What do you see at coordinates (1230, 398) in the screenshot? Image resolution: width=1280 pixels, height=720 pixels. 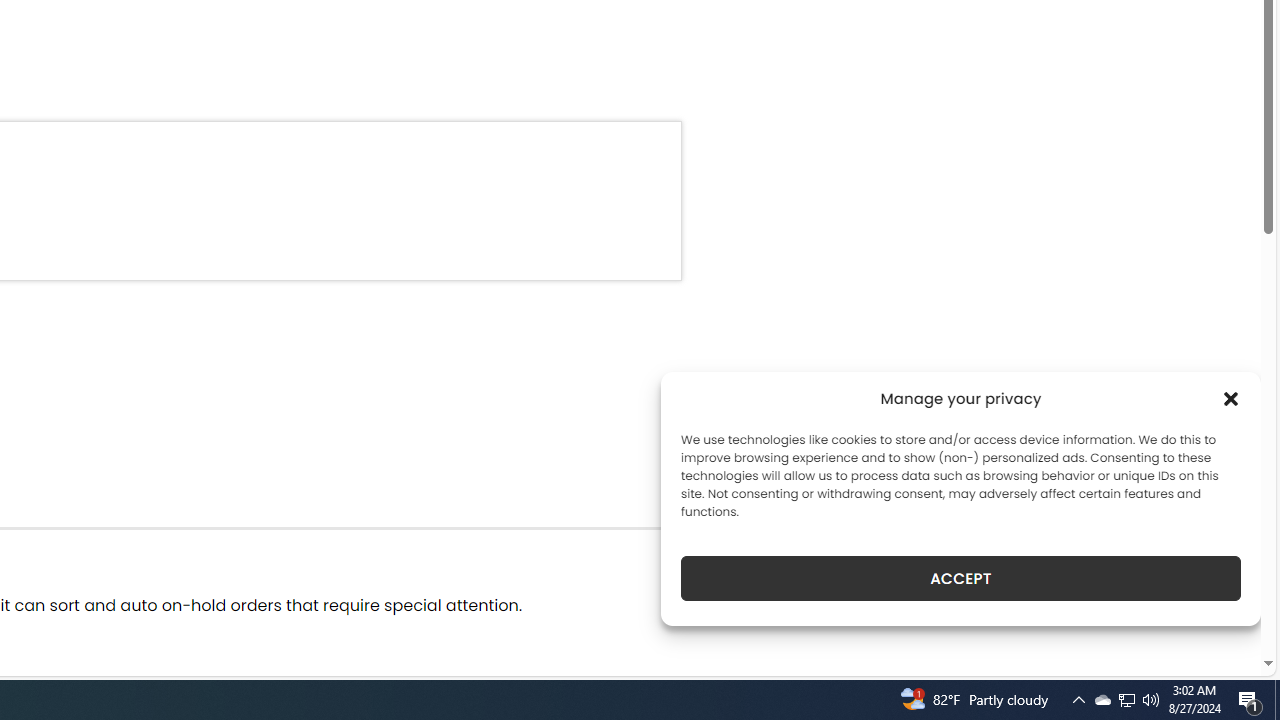 I see `'Class: cmplz-close'` at bounding box center [1230, 398].